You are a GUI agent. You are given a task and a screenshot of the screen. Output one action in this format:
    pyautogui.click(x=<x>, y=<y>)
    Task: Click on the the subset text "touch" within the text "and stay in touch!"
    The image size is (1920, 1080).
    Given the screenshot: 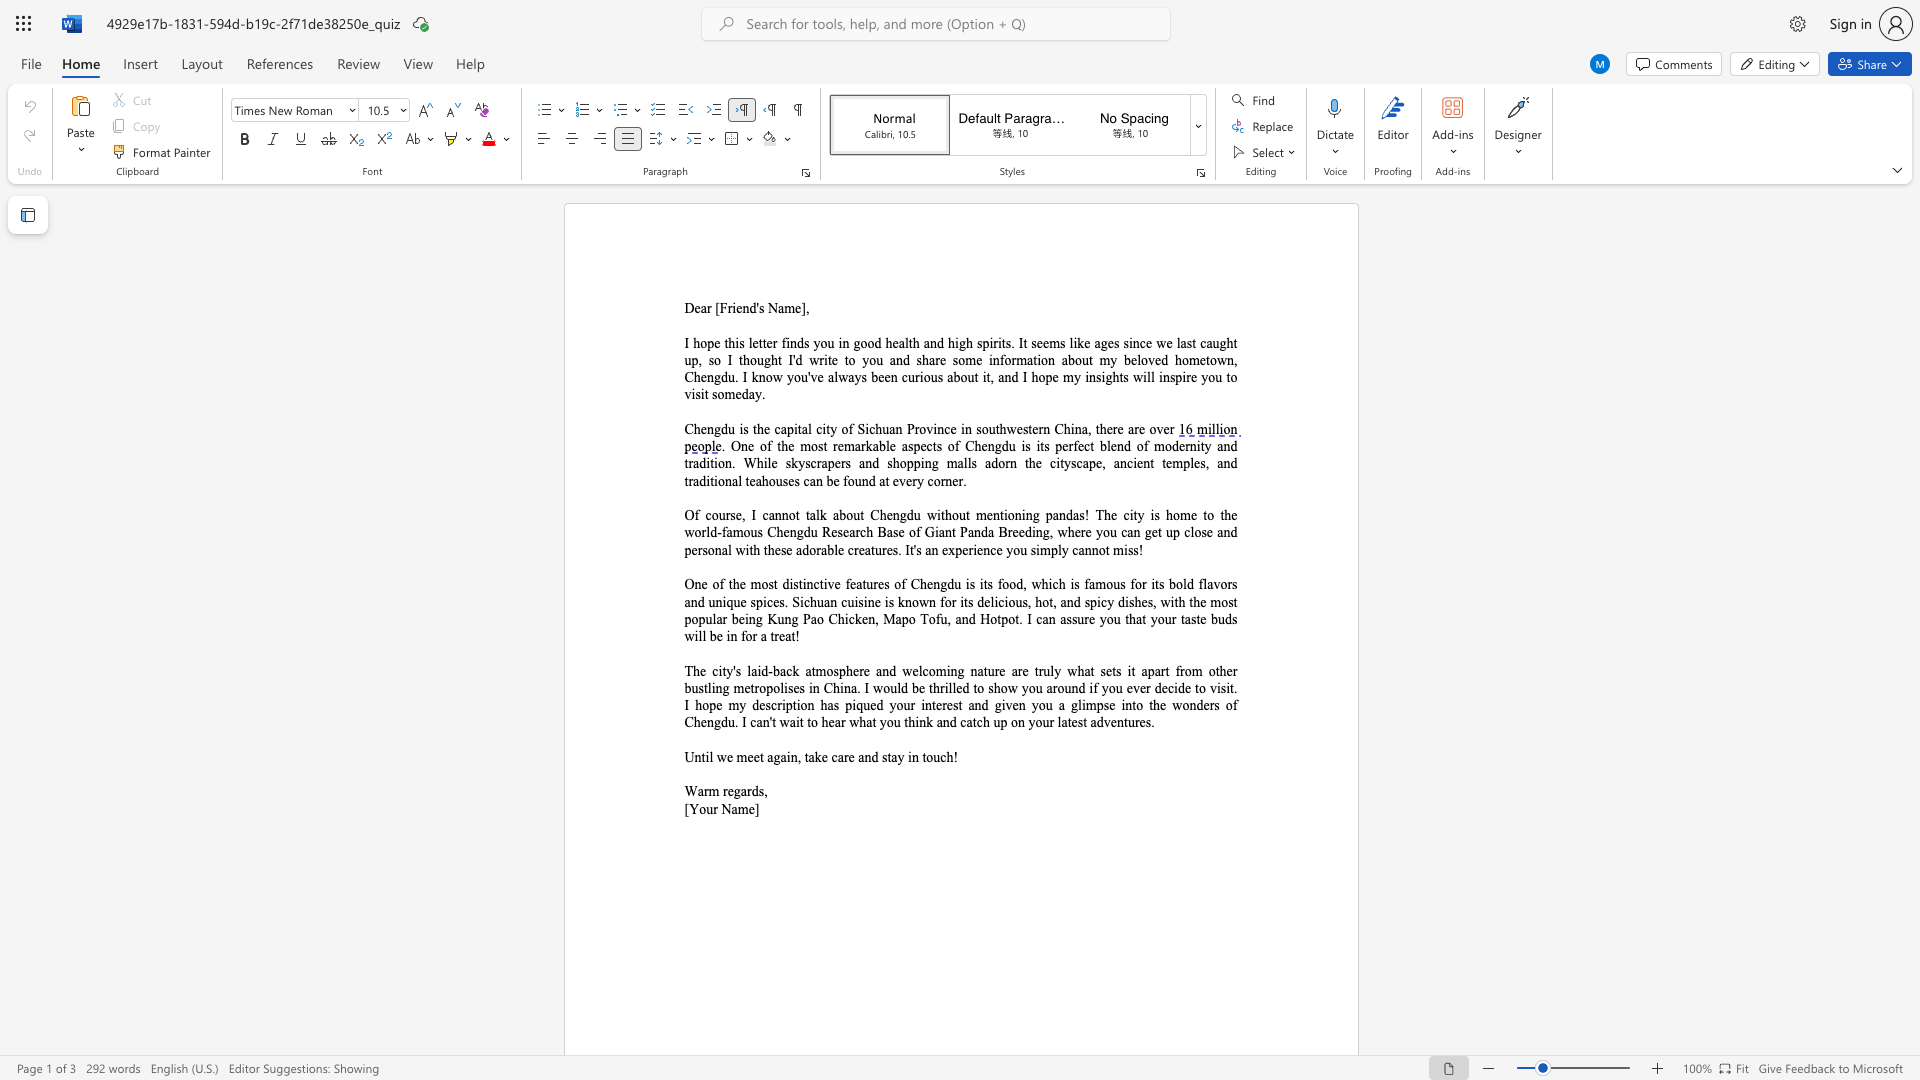 What is the action you would take?
    pyautogui.click(x=921, y=757)
    